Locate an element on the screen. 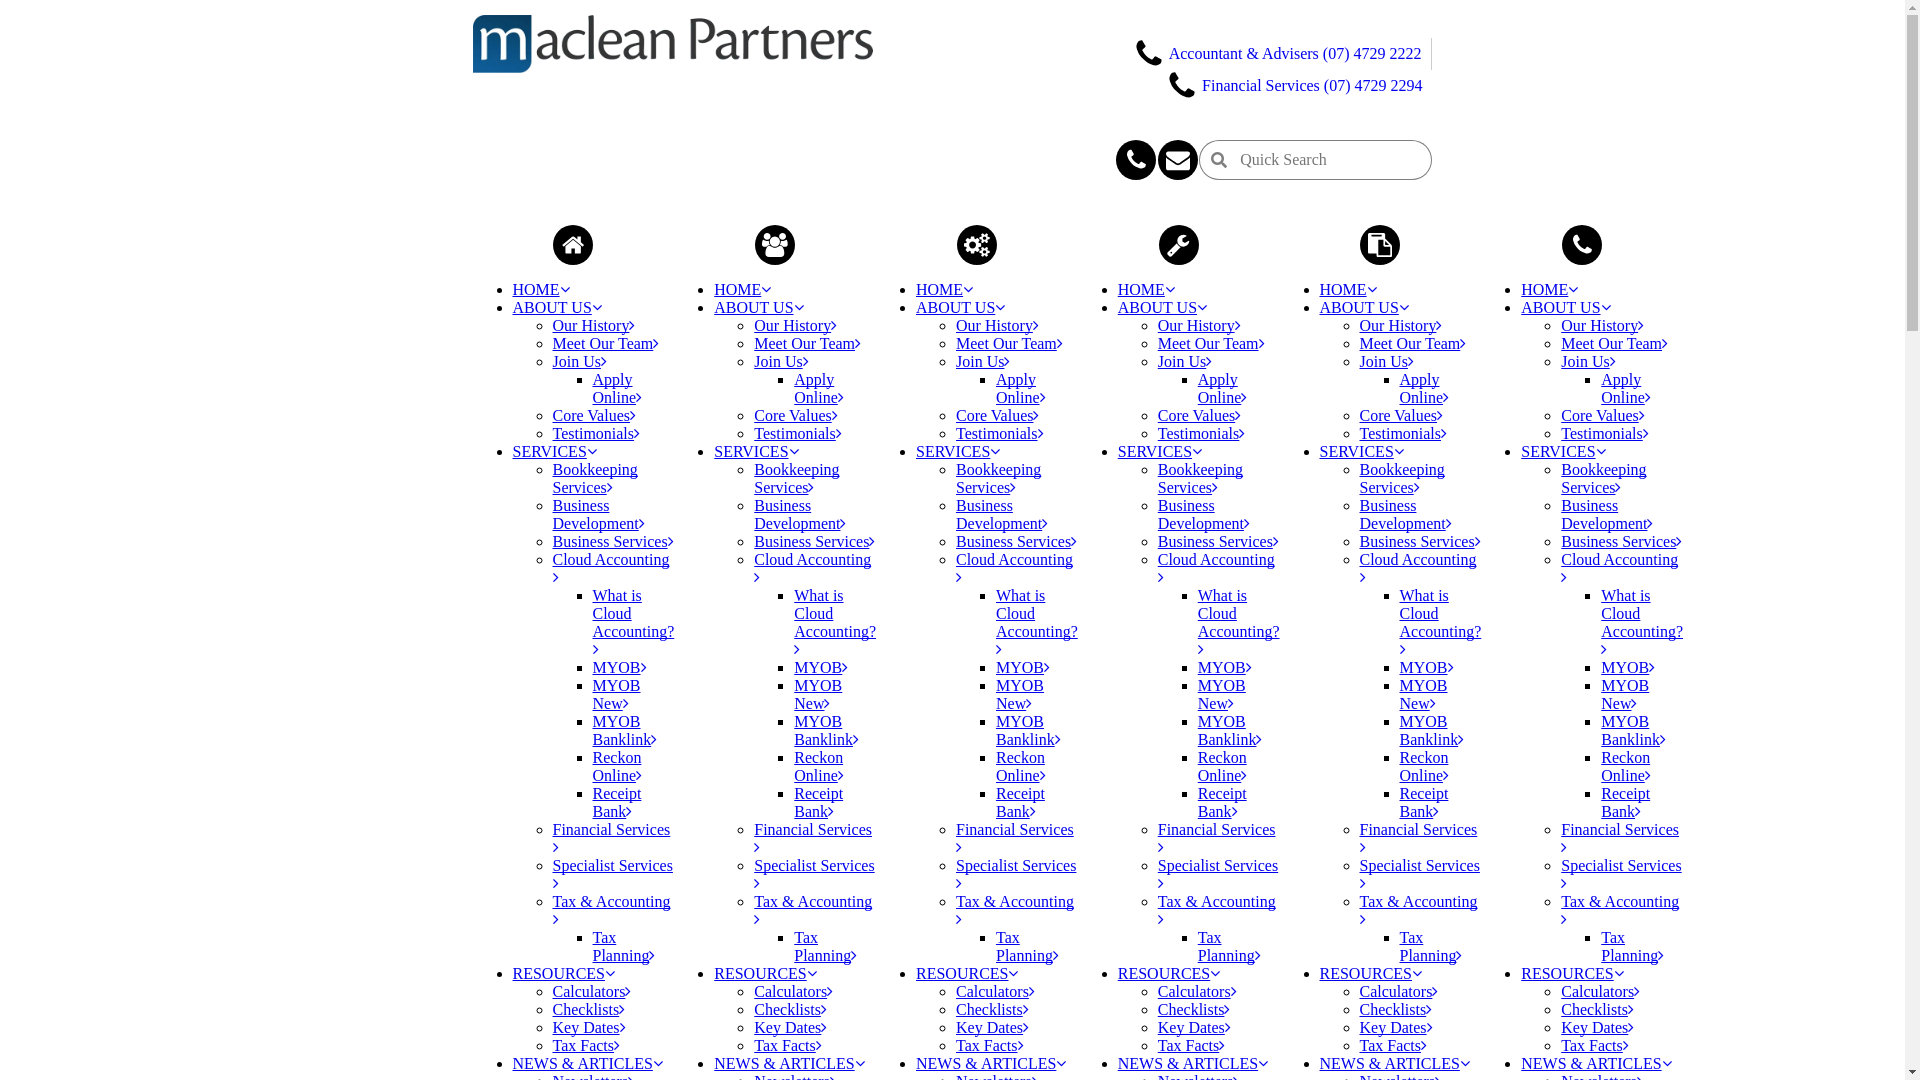  'Checklists' is located at coordinates (992, 1009).